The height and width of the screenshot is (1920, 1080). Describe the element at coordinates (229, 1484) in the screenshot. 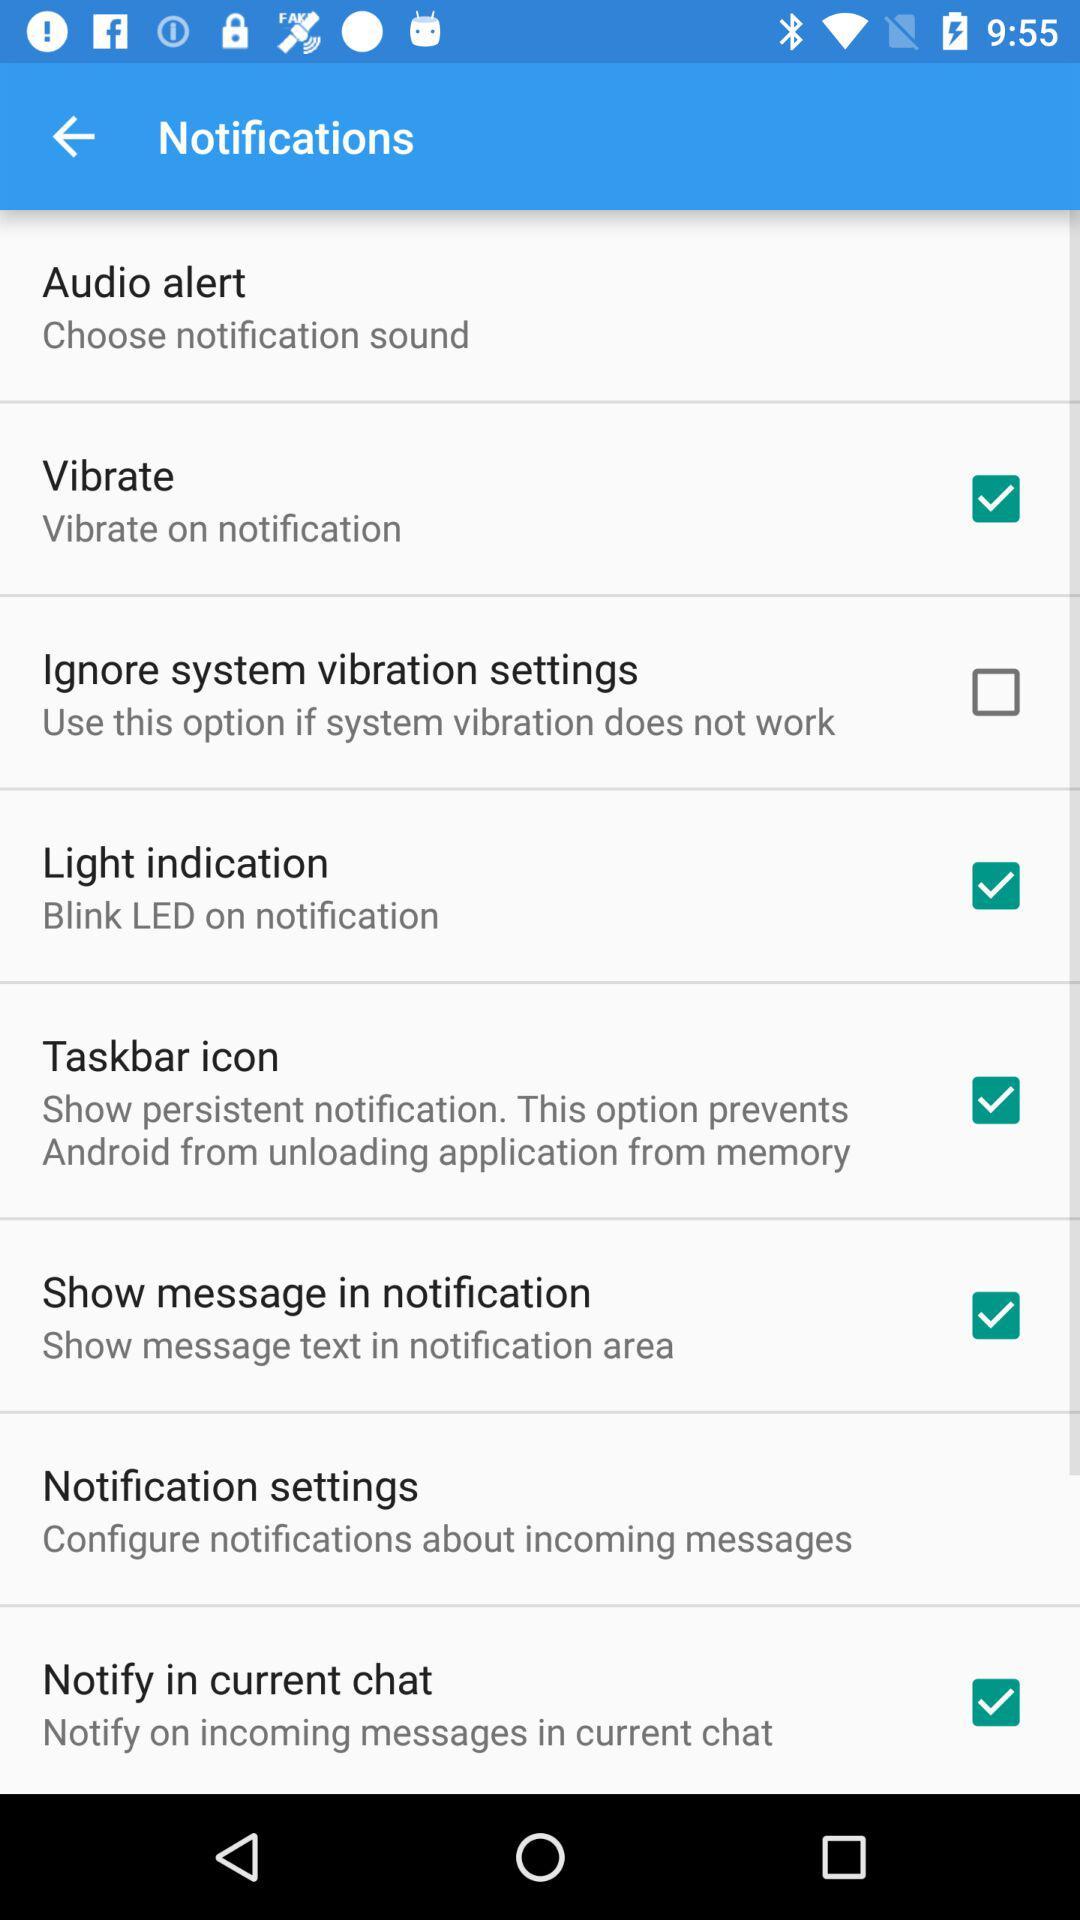

I see `the notification settings item` at that location.